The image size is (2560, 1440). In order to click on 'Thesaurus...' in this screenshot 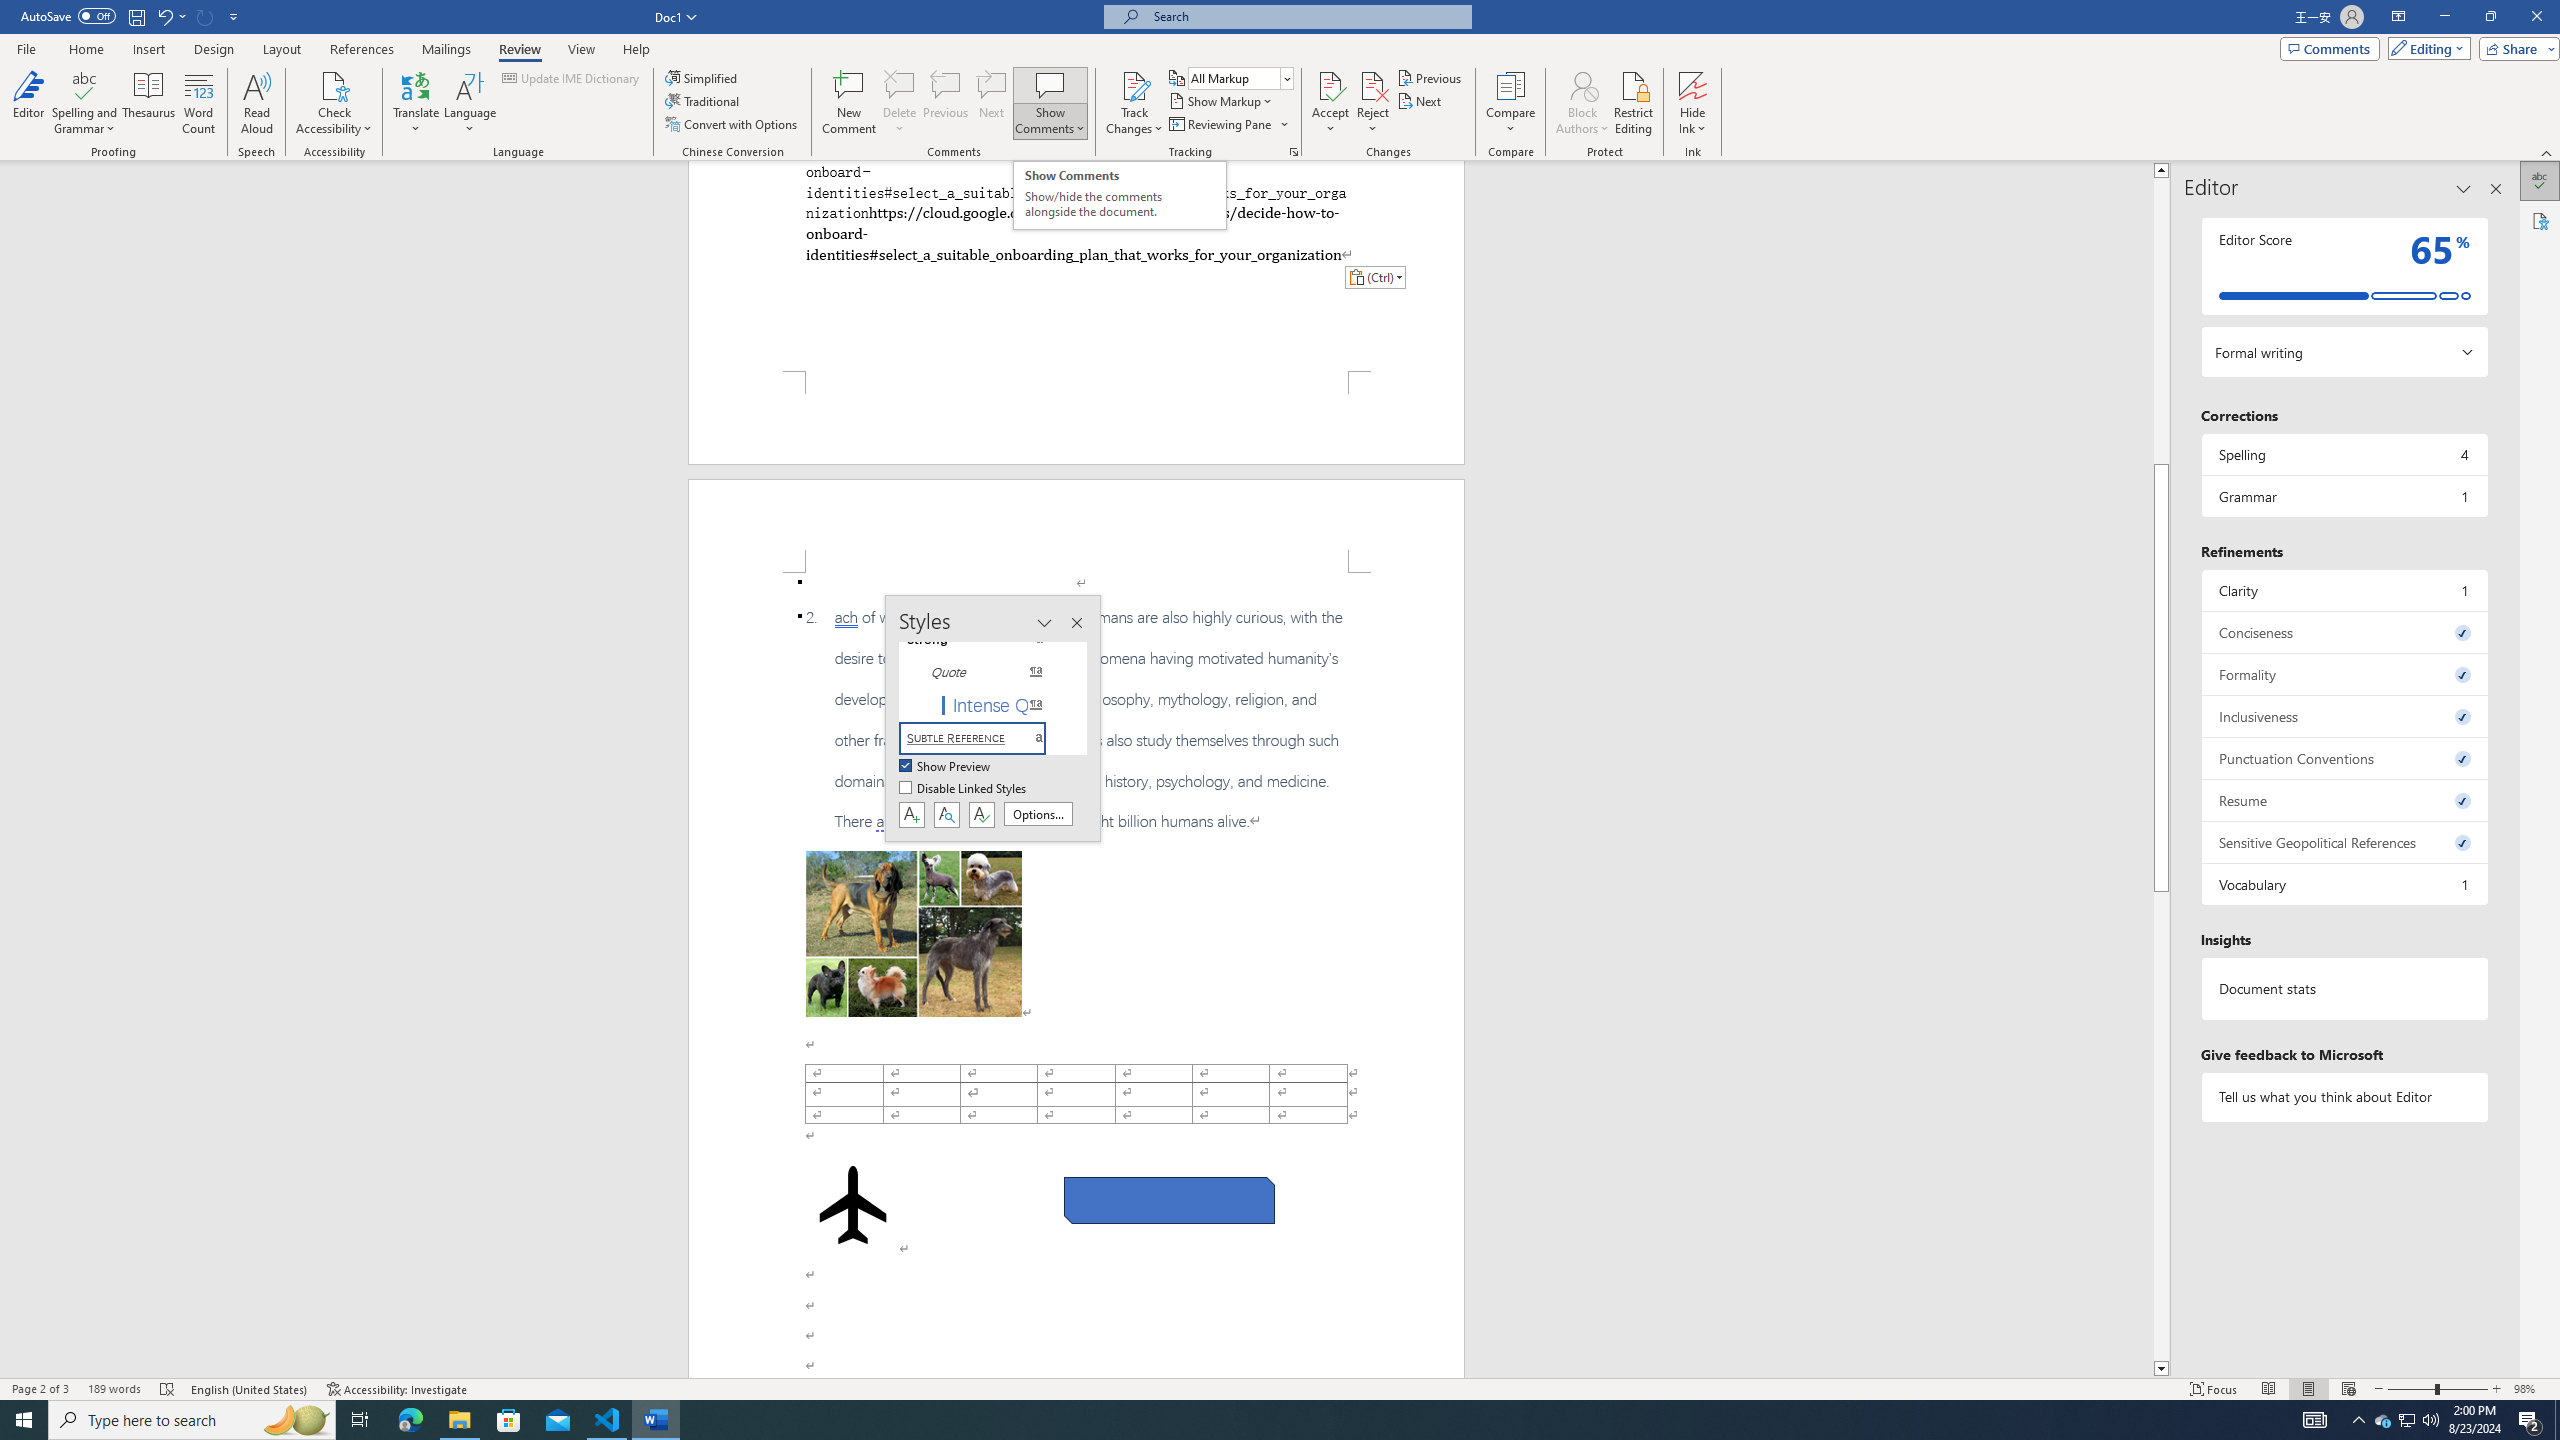, I will do `click(148, 103)`.